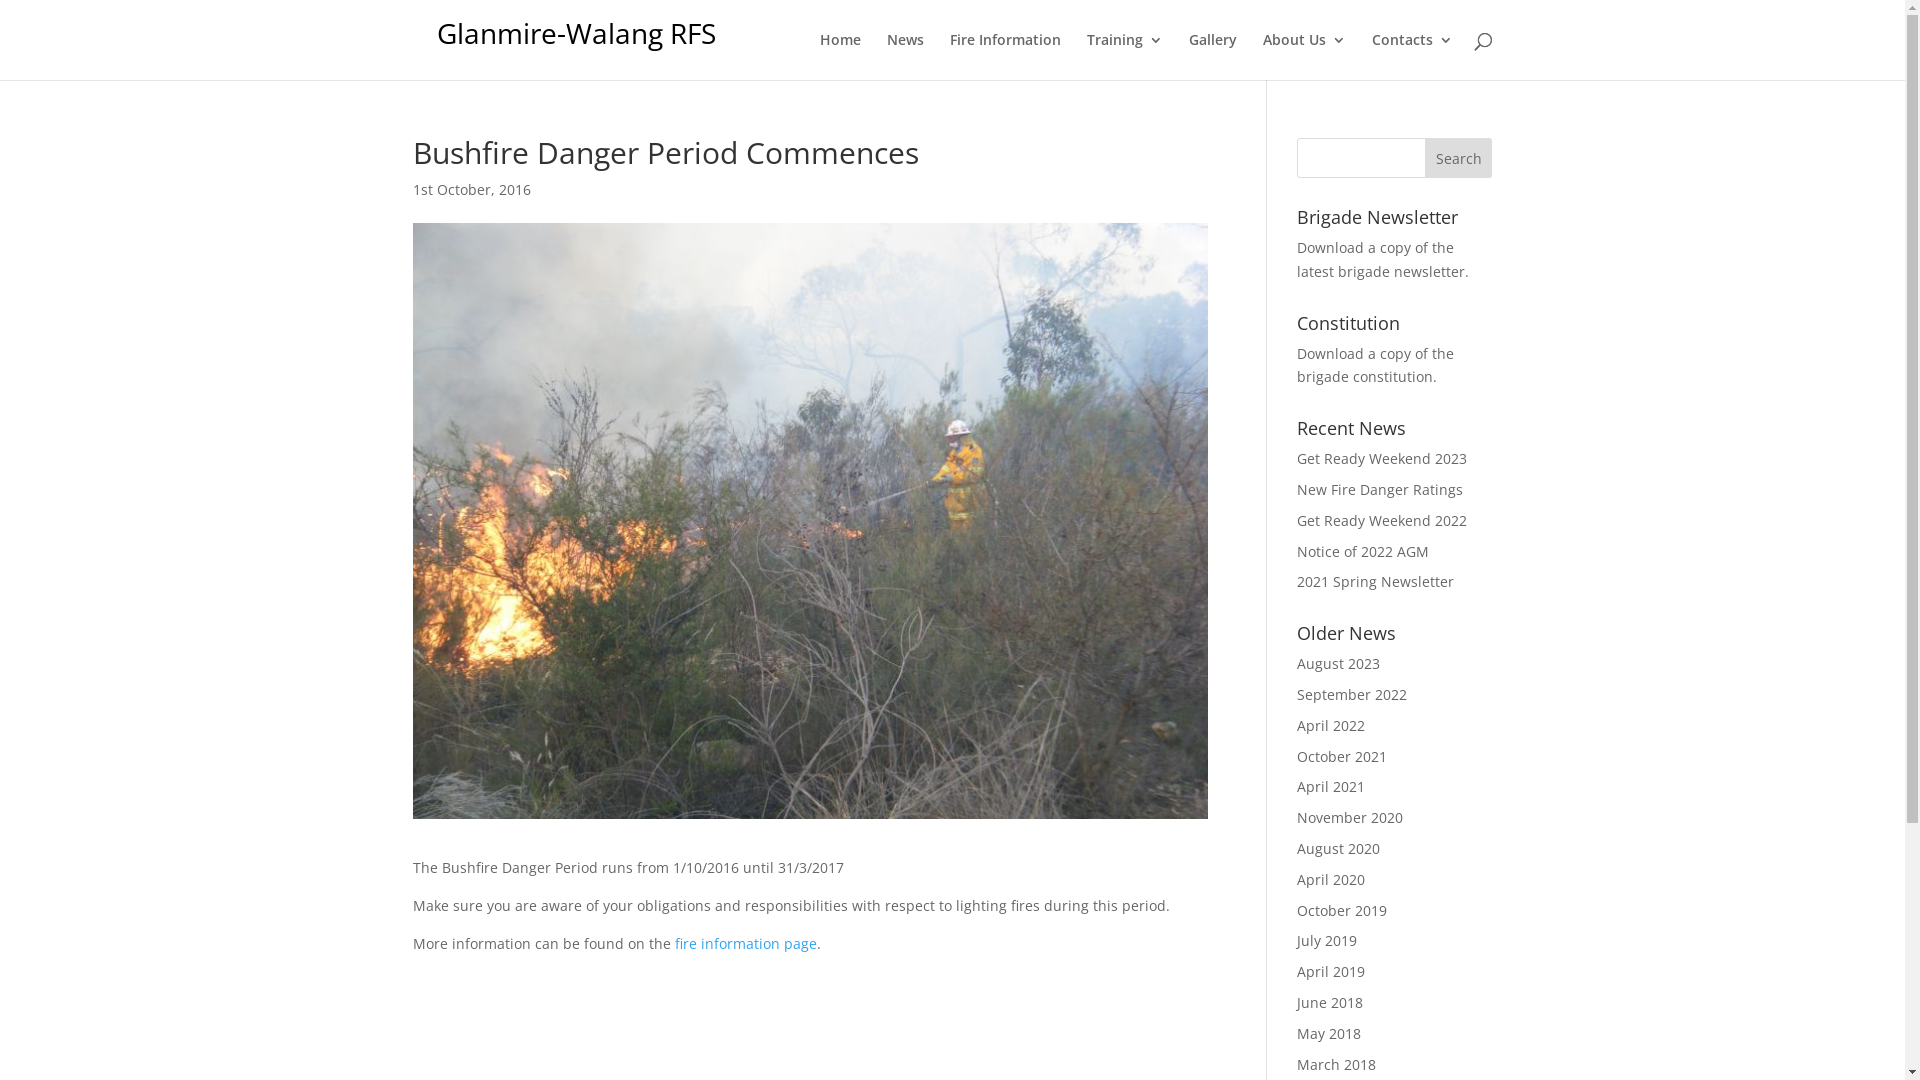  Describe the element at coordinates (1338, 848) in the screenshot. I see `'August 2020'` at that location.